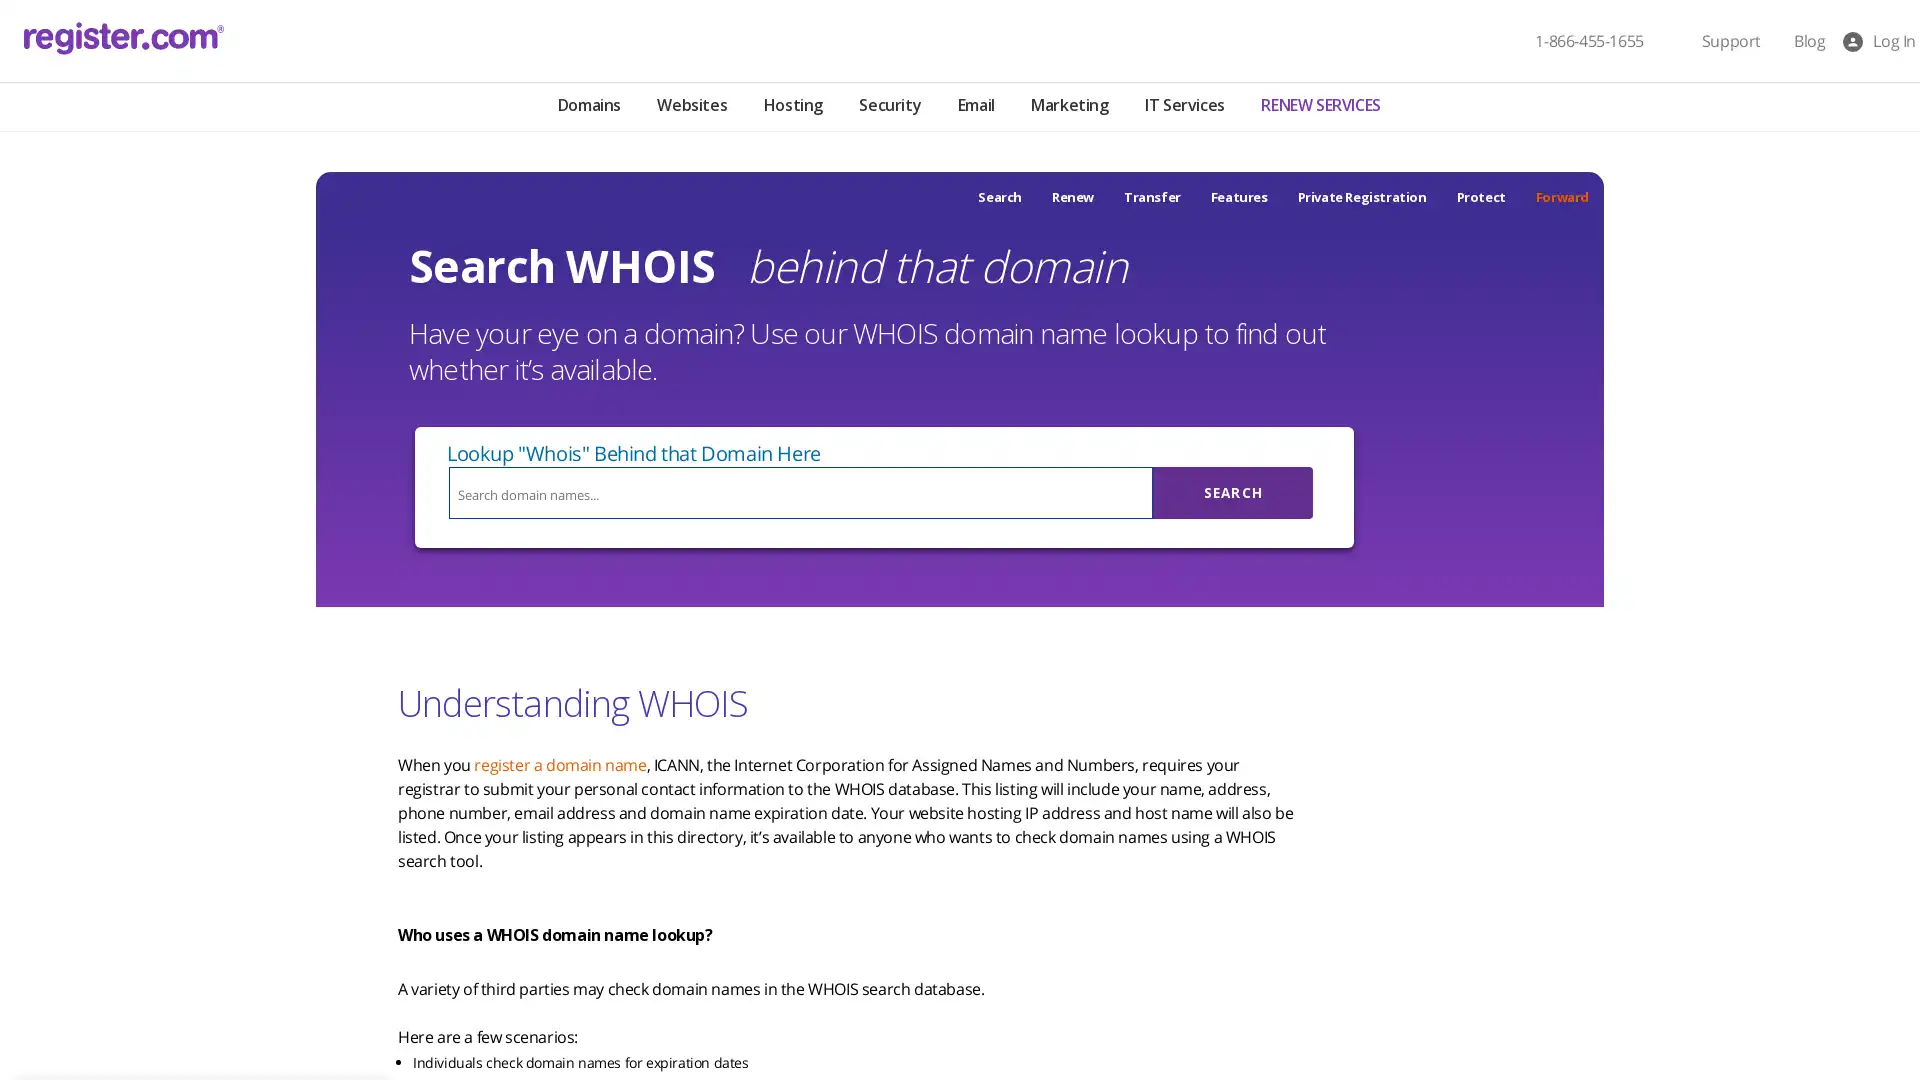 The image size is (1920, 1080). What do you see at coordinates (32, 978) in the screenshot?
I see `Explore your accessibility options` at bounding box center [32, 978].